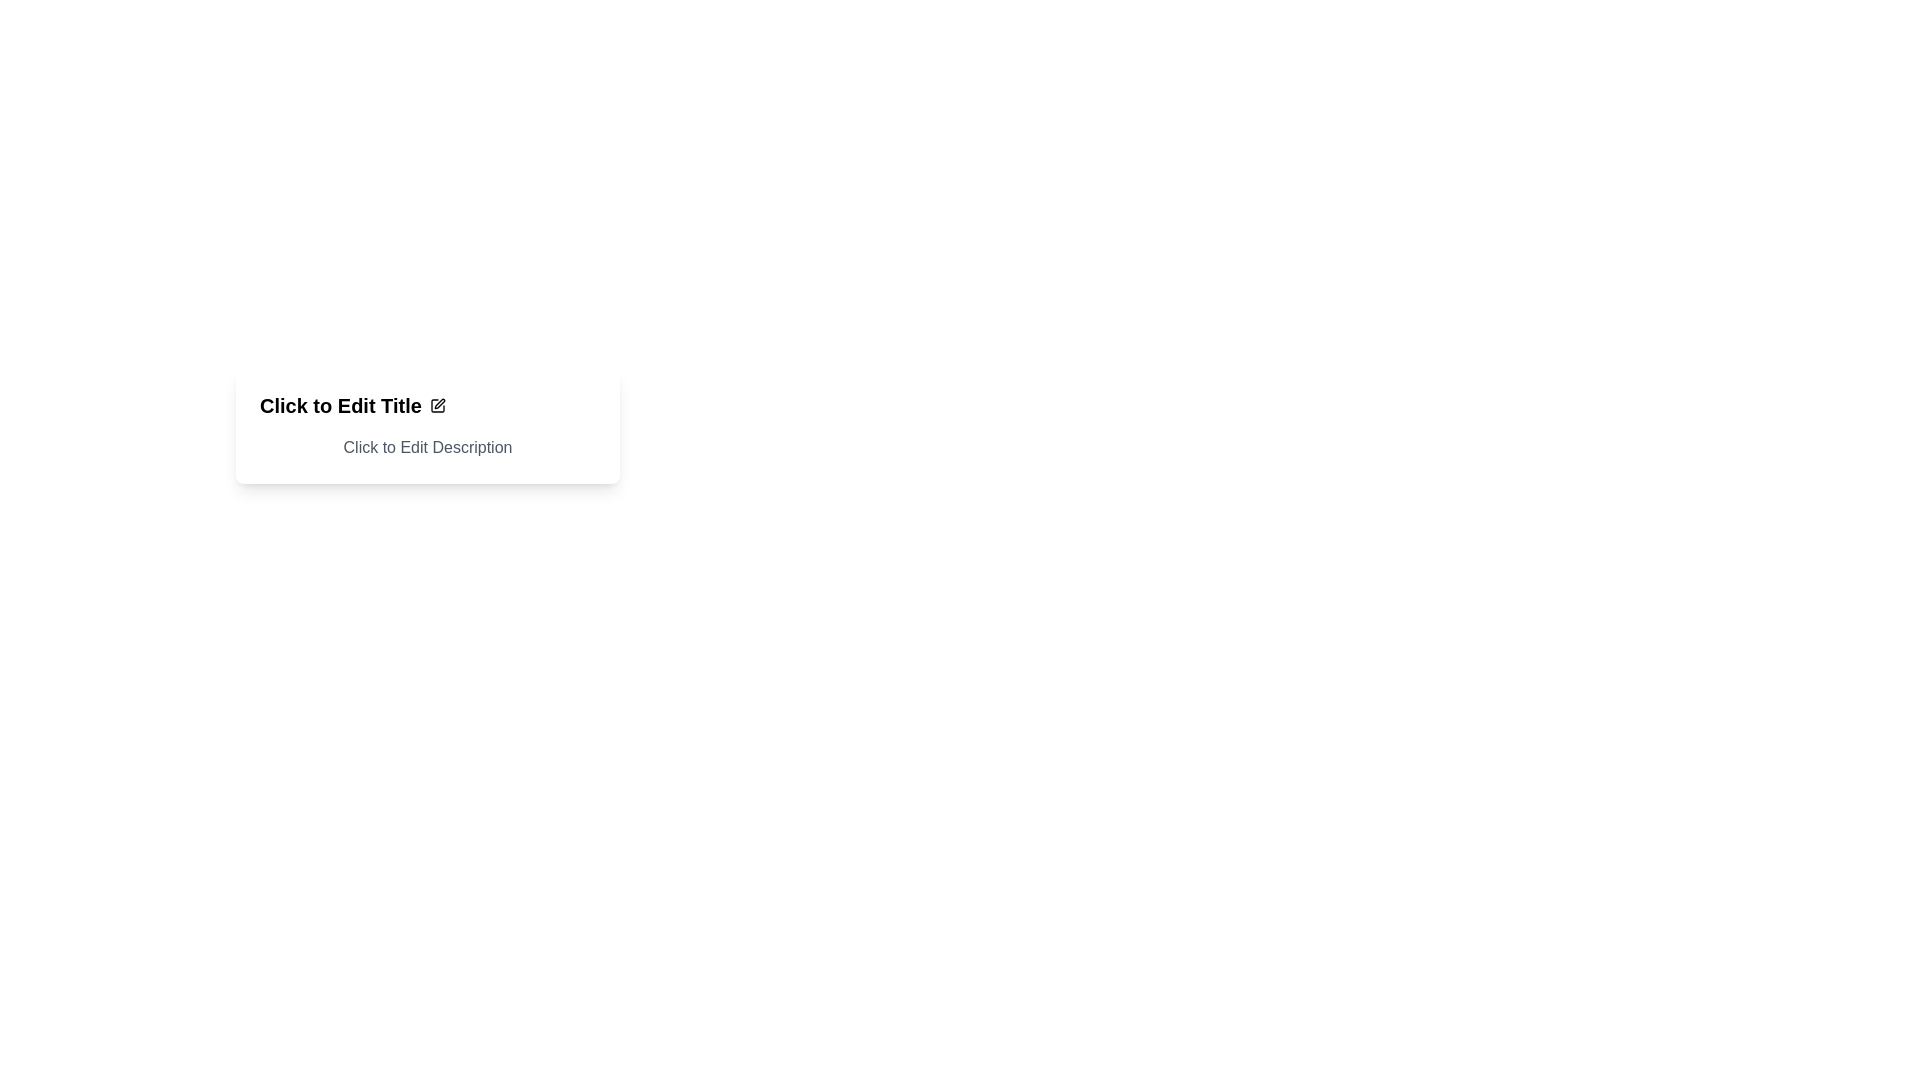  Describe the element at coordinates (426, 446) in the screenshot. I see `on the static text element displaying 'Click` at that location.